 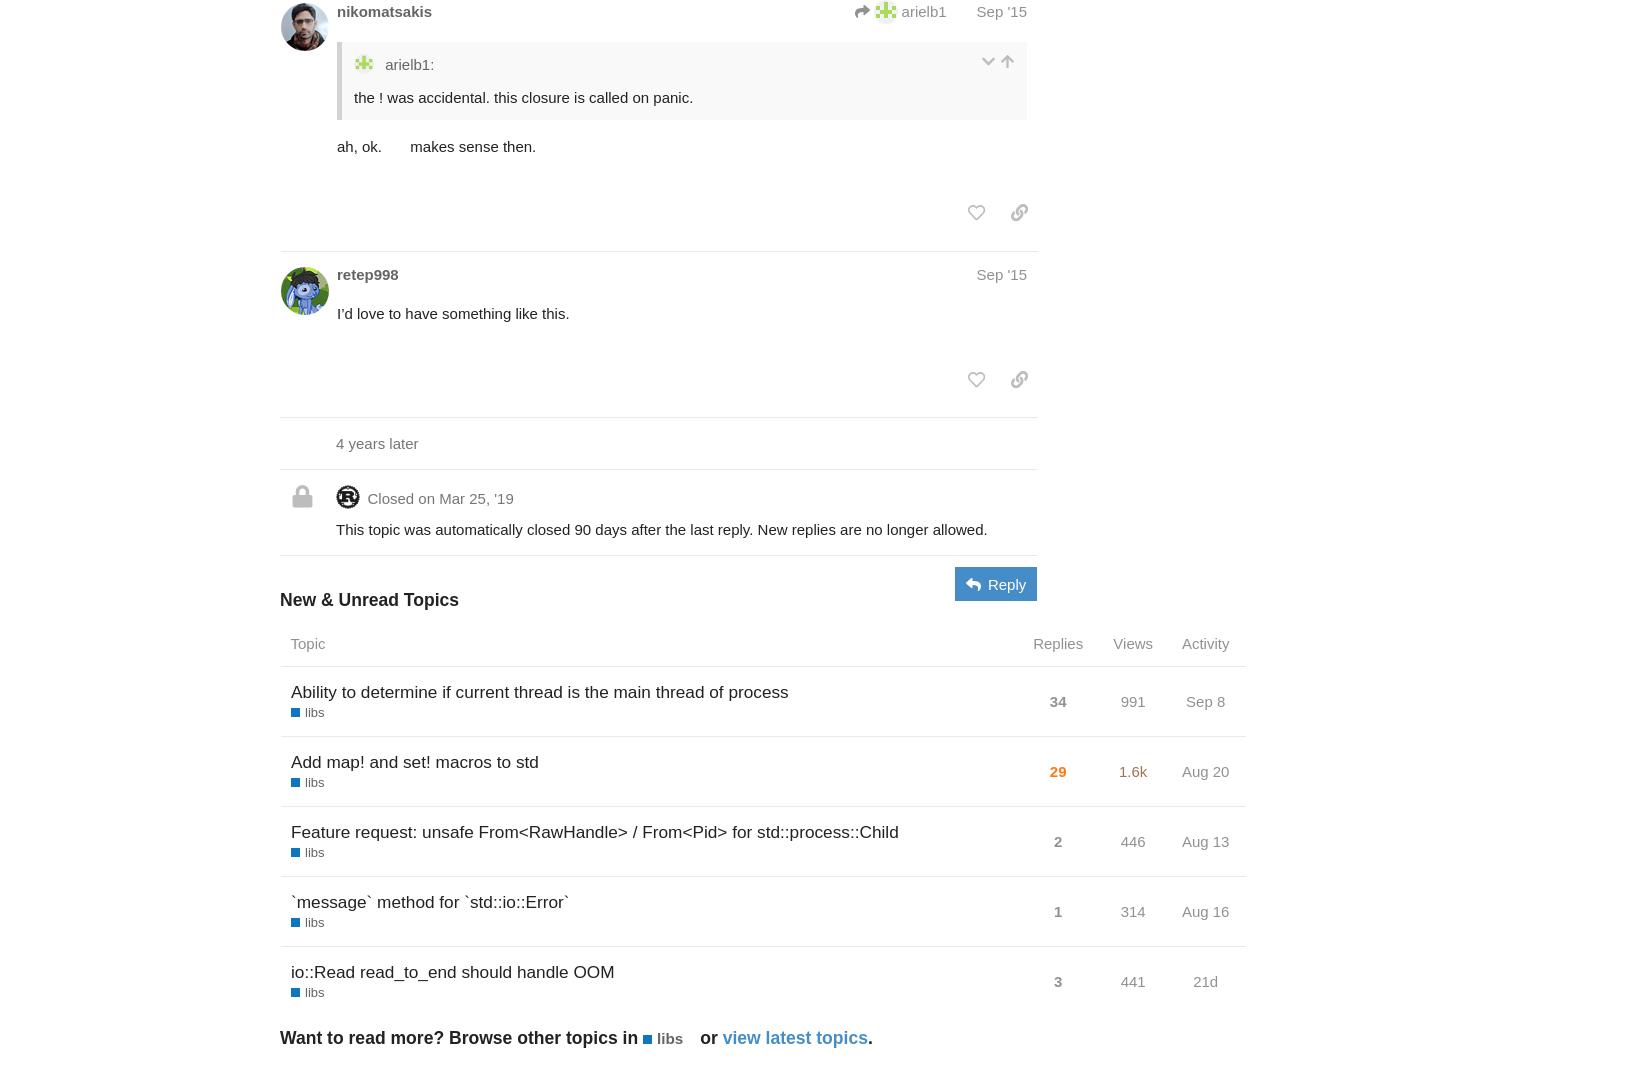 What do you see at coordinates (380, 64) in the screenshot?
I see `'arielb1:'` at bounding box center [380, 64].